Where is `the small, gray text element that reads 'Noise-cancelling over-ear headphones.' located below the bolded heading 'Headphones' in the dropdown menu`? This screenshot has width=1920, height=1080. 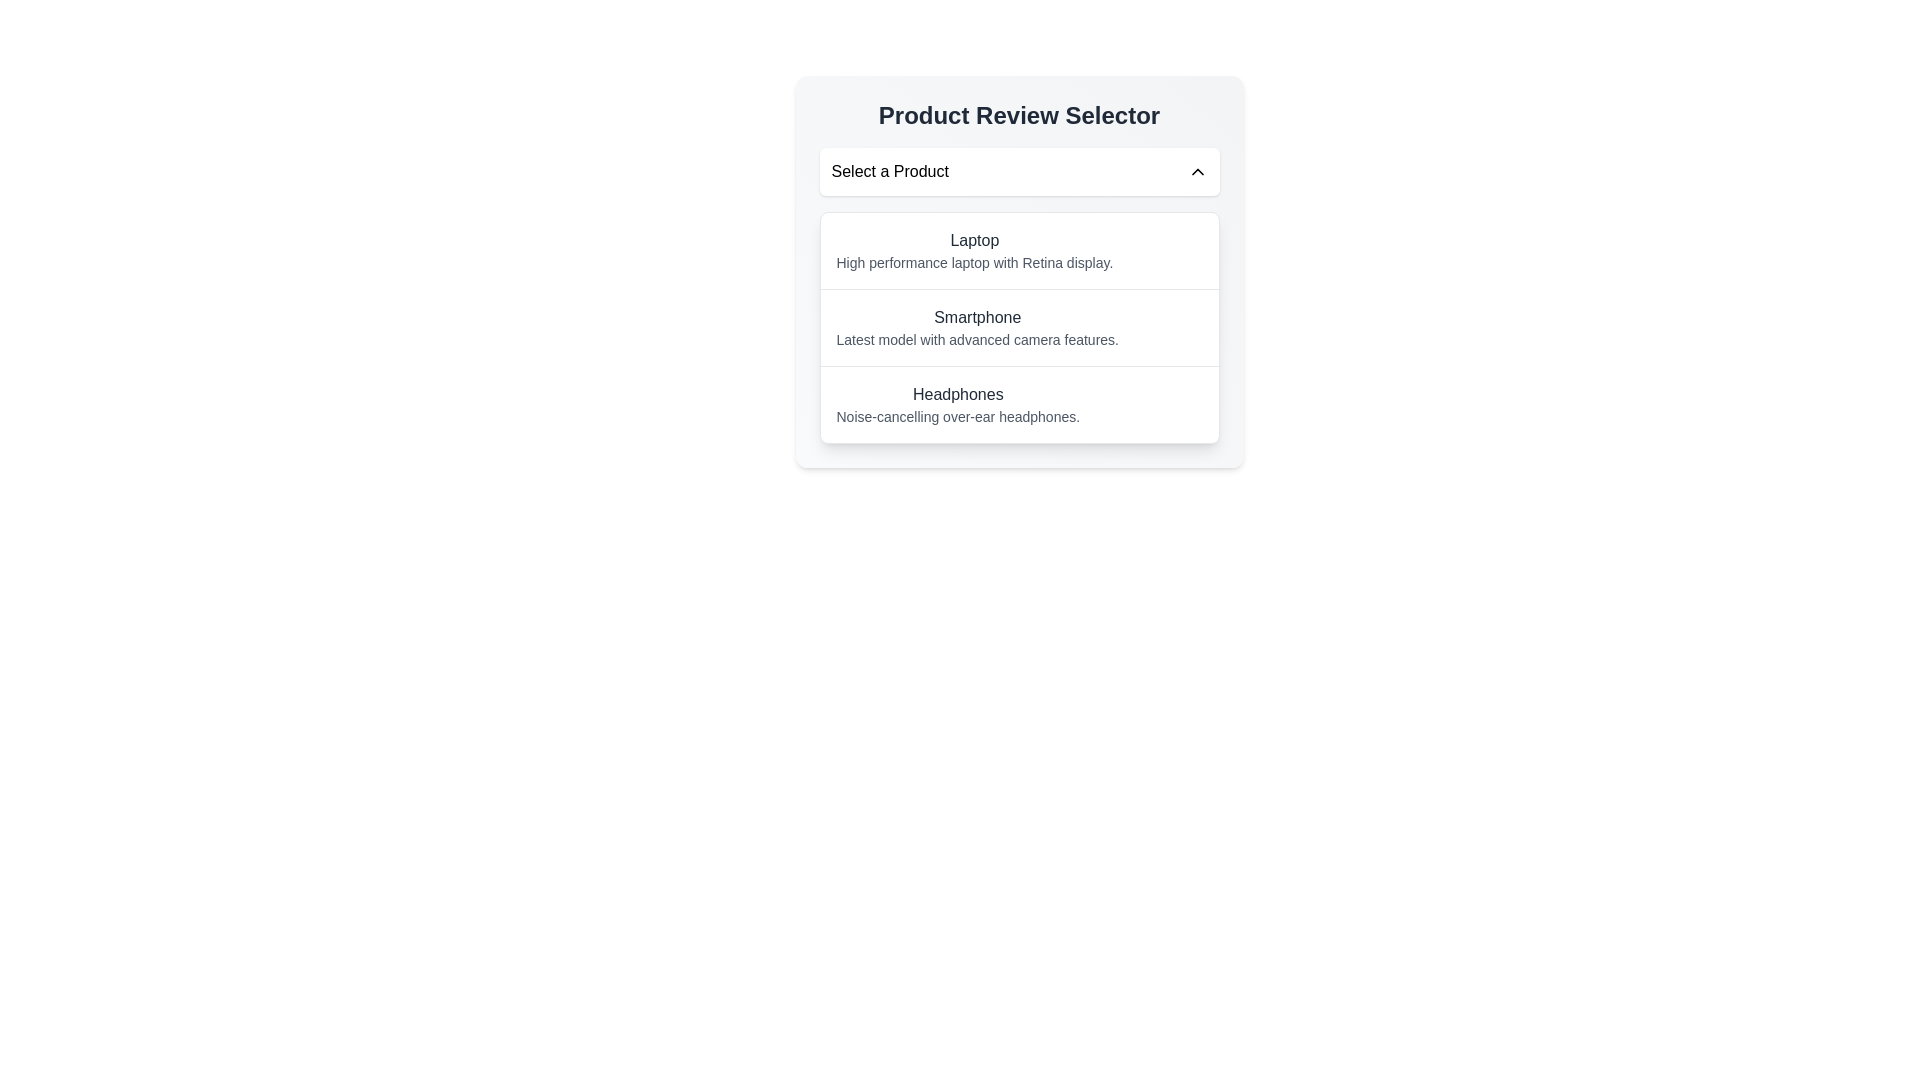 the small, gray text element that reads 'Noise-cancelling over-ear headphones.' located below the bolded heading 'Headphones' in the dropdown menu is located at coordinates (957, 415).